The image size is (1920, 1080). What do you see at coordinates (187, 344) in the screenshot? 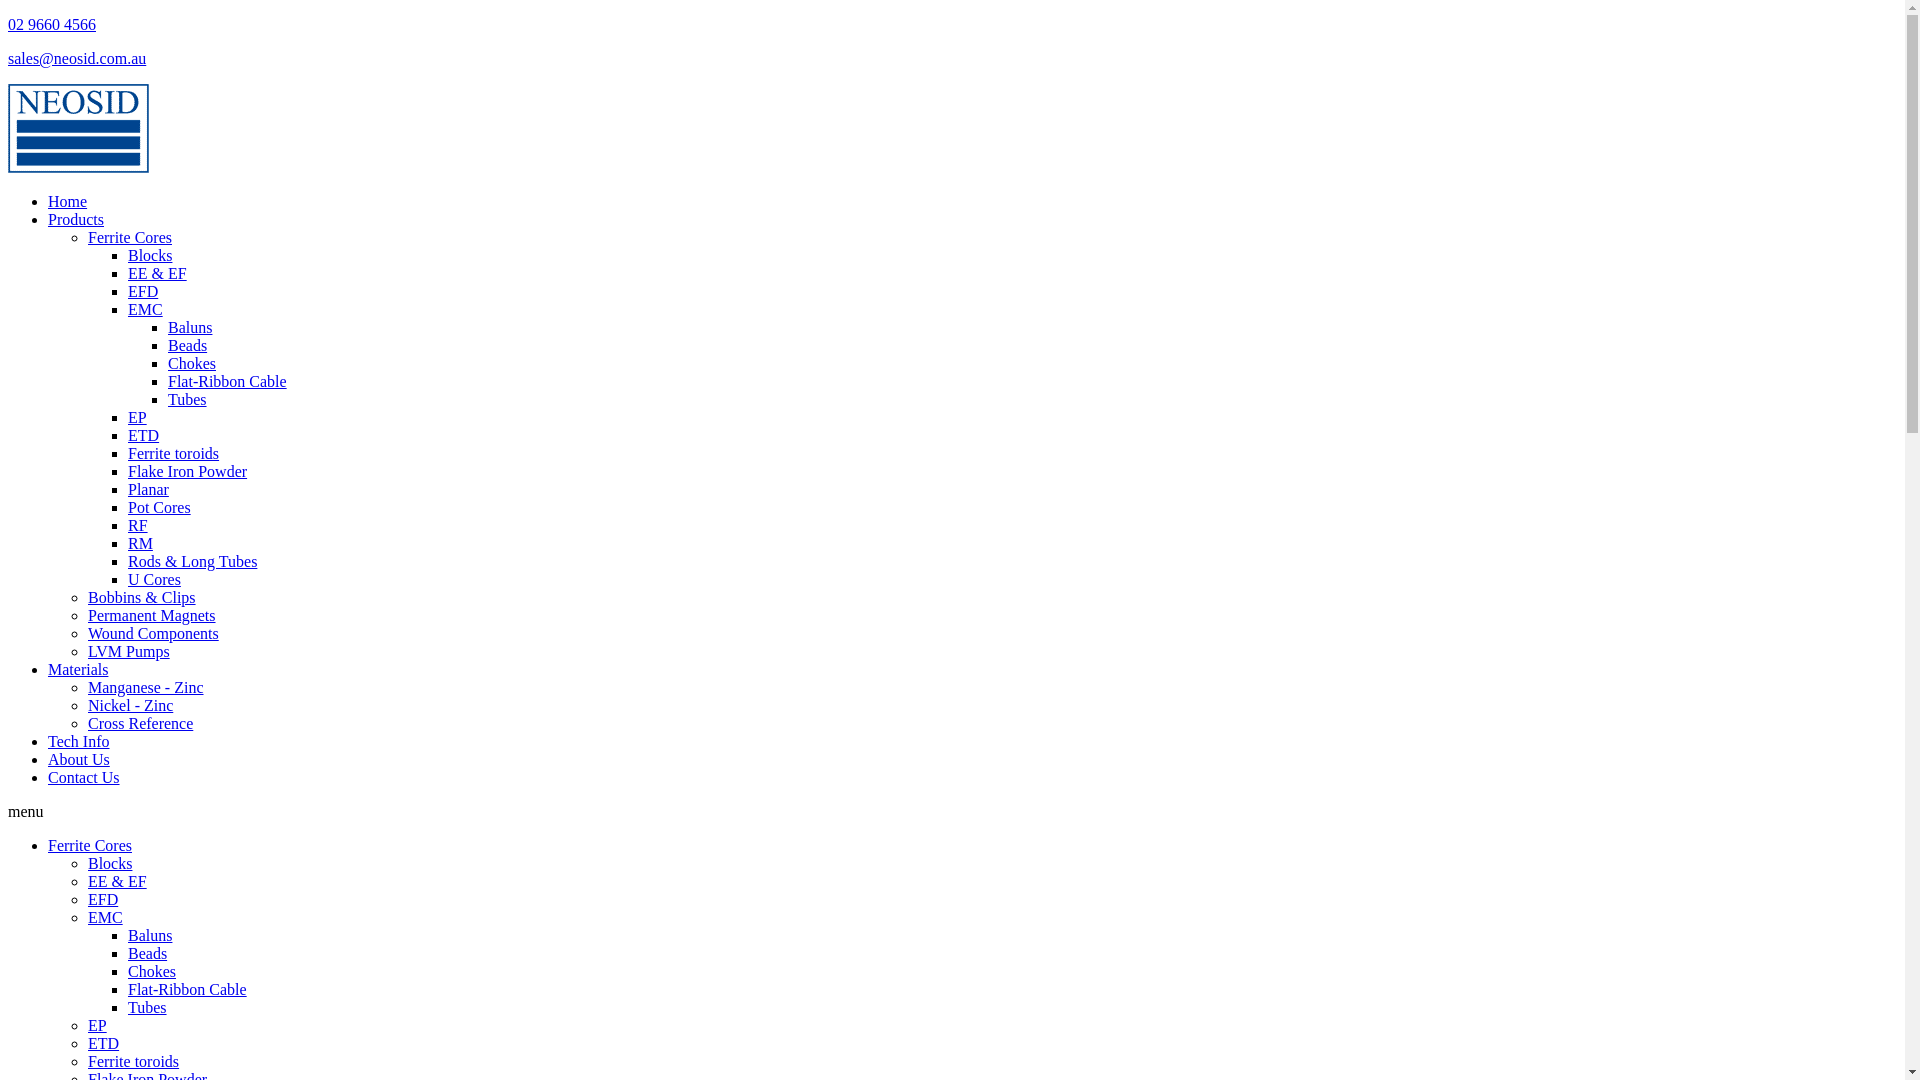
I see `'Beads'` at bounding box center [187, 344].